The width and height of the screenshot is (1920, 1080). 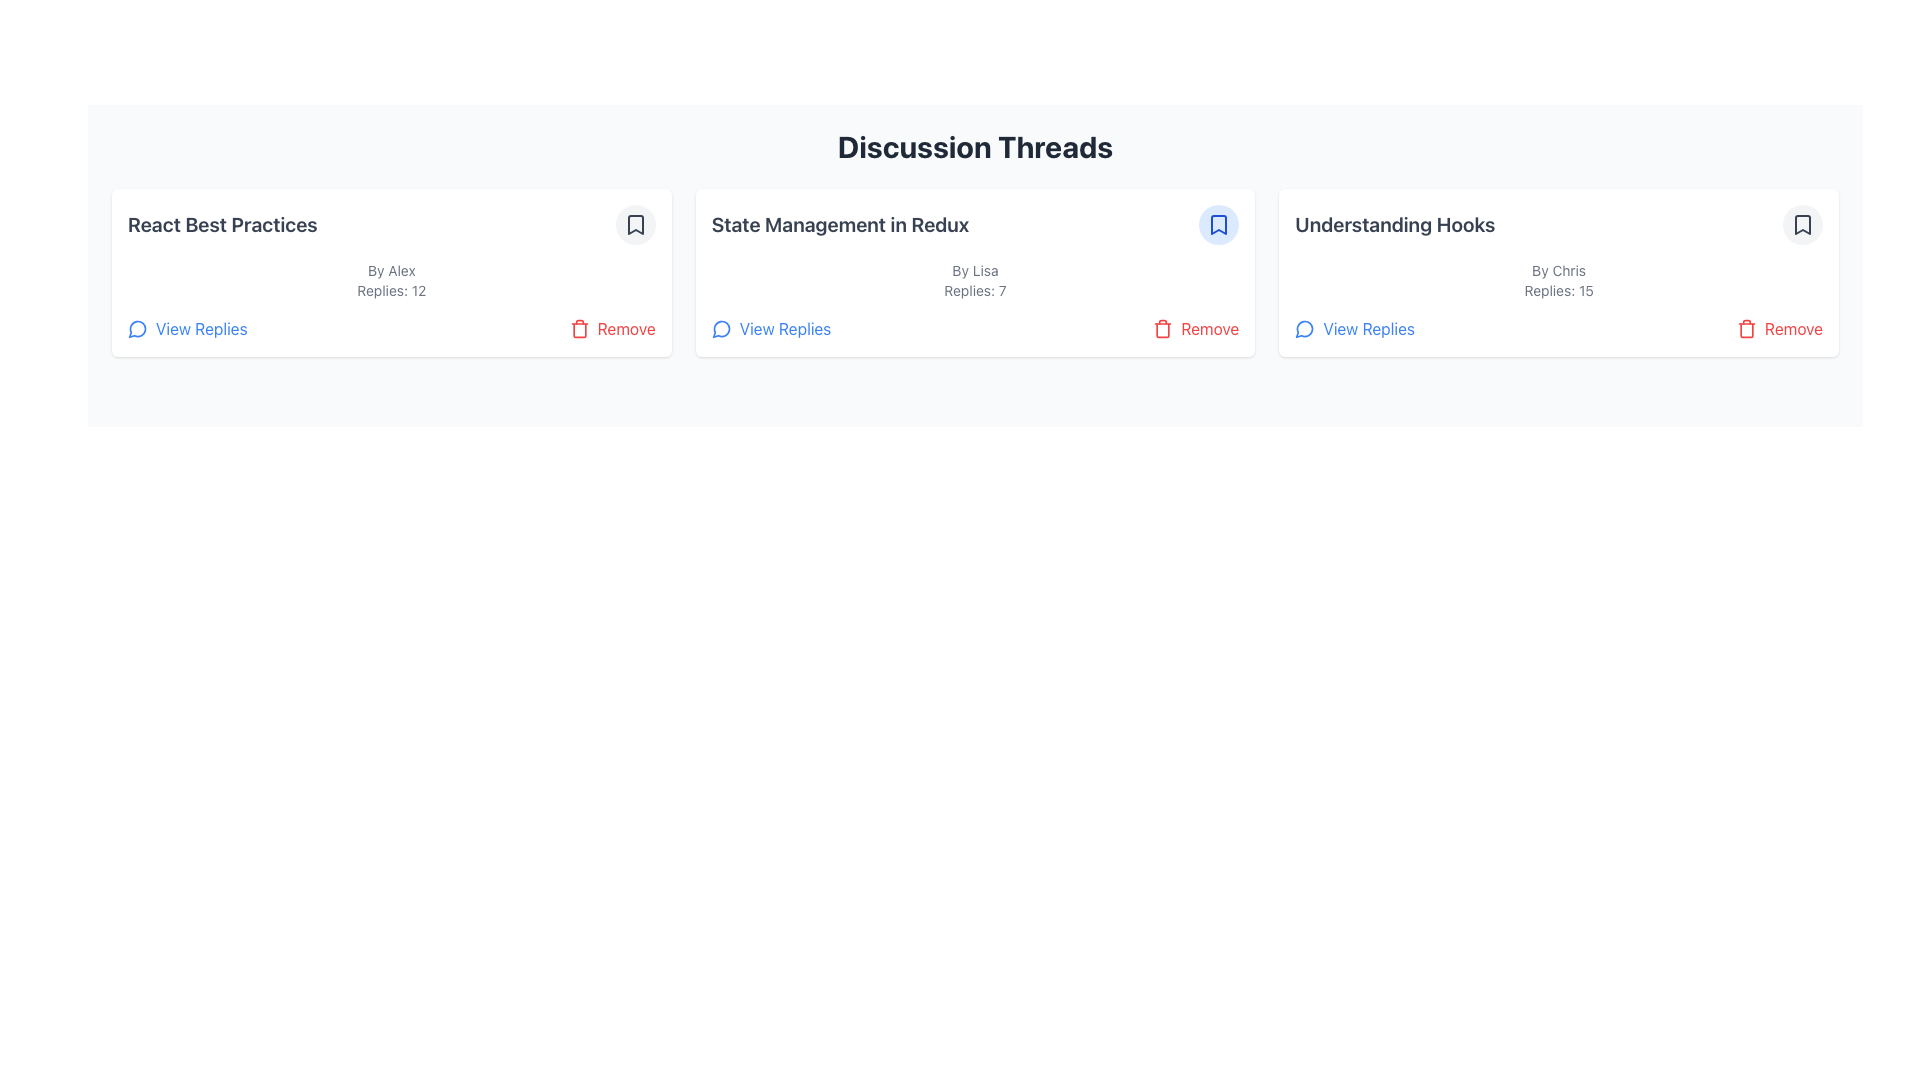 What do you see at coordinates (1558, 273) in the screenshot?
I see `the bookmark icon located at the top-right corner of the 'Understanding Hooks' discussion summary card to mark the thread as favorite` at bounding box center [1558, 273].